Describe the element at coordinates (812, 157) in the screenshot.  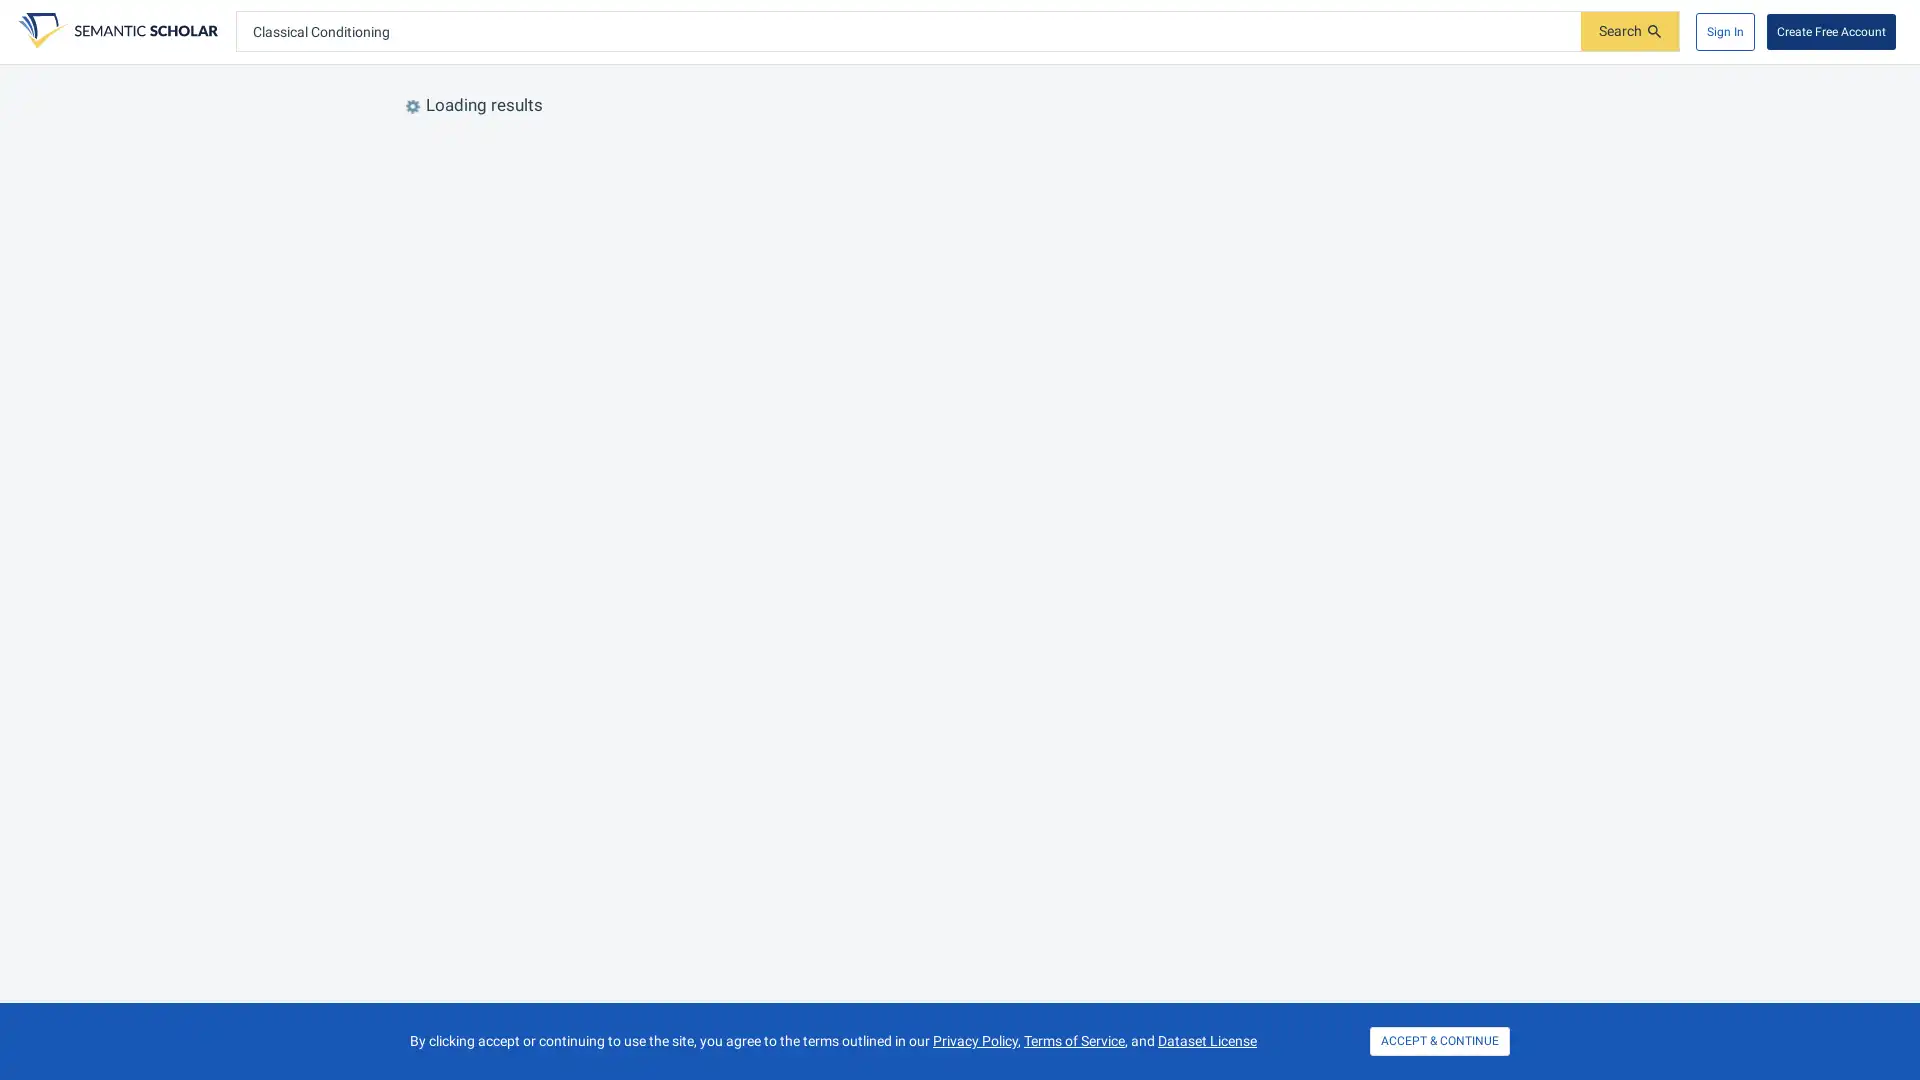
I see `Publication Type` at that location.